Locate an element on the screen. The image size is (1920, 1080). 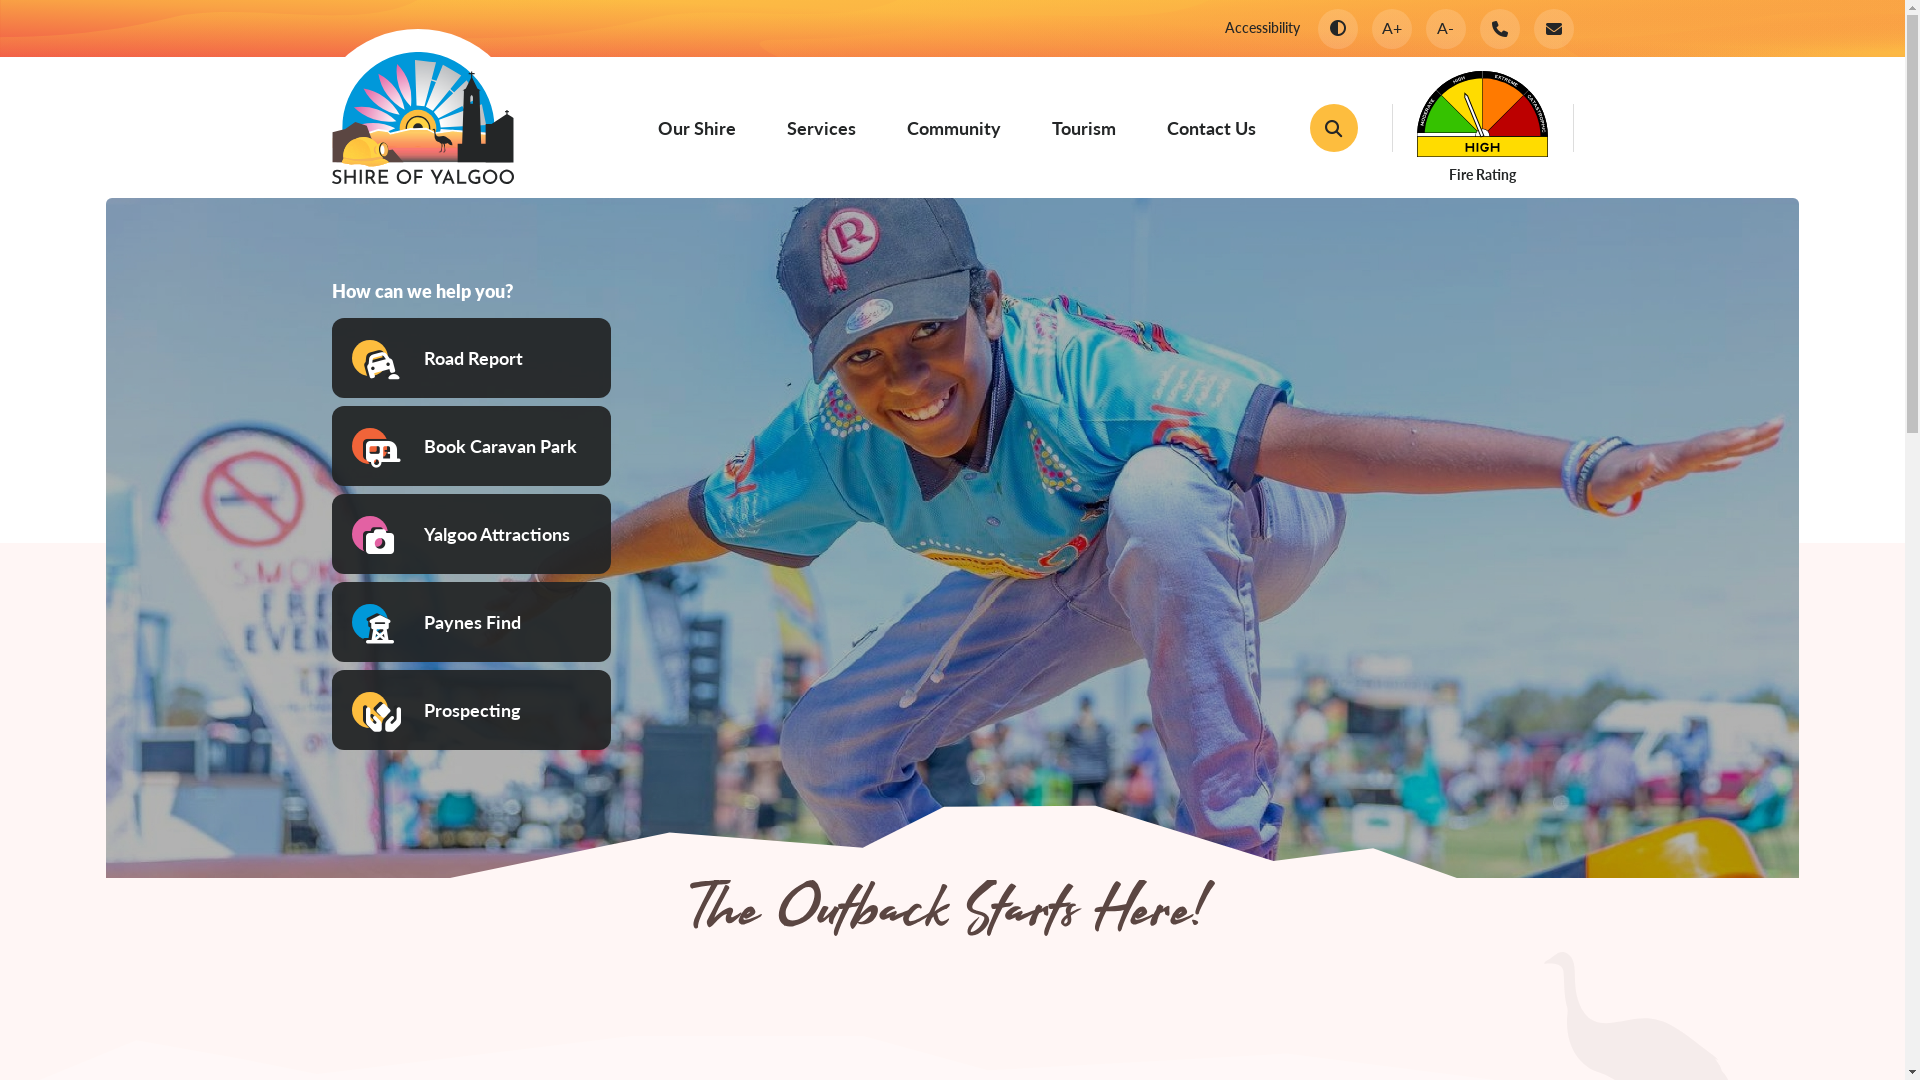
'Contact Us' is located at coordinates (1209, 127).